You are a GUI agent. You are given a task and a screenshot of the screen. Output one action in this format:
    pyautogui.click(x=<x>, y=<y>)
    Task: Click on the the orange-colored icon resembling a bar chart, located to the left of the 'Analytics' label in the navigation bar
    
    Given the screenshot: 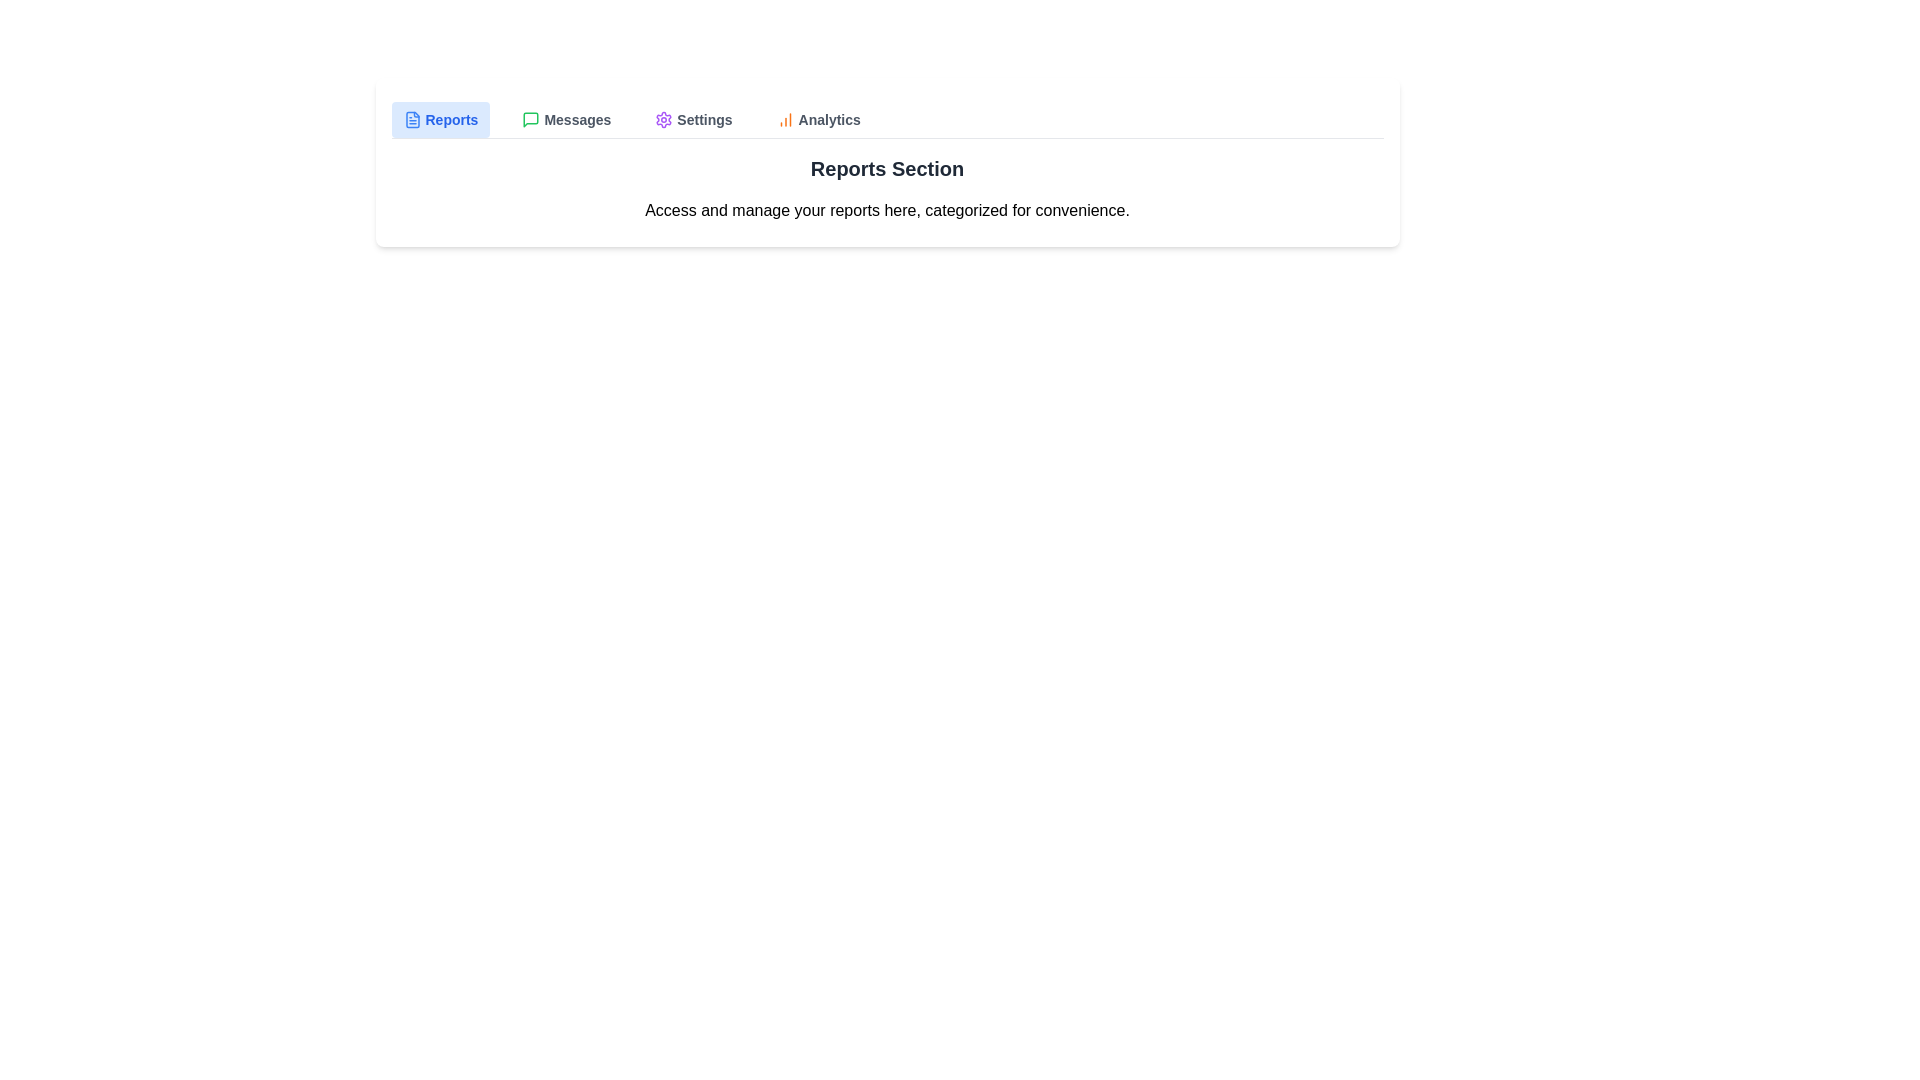 What is the action you would take?
    pyautogui.click(x=784, y=119)
    